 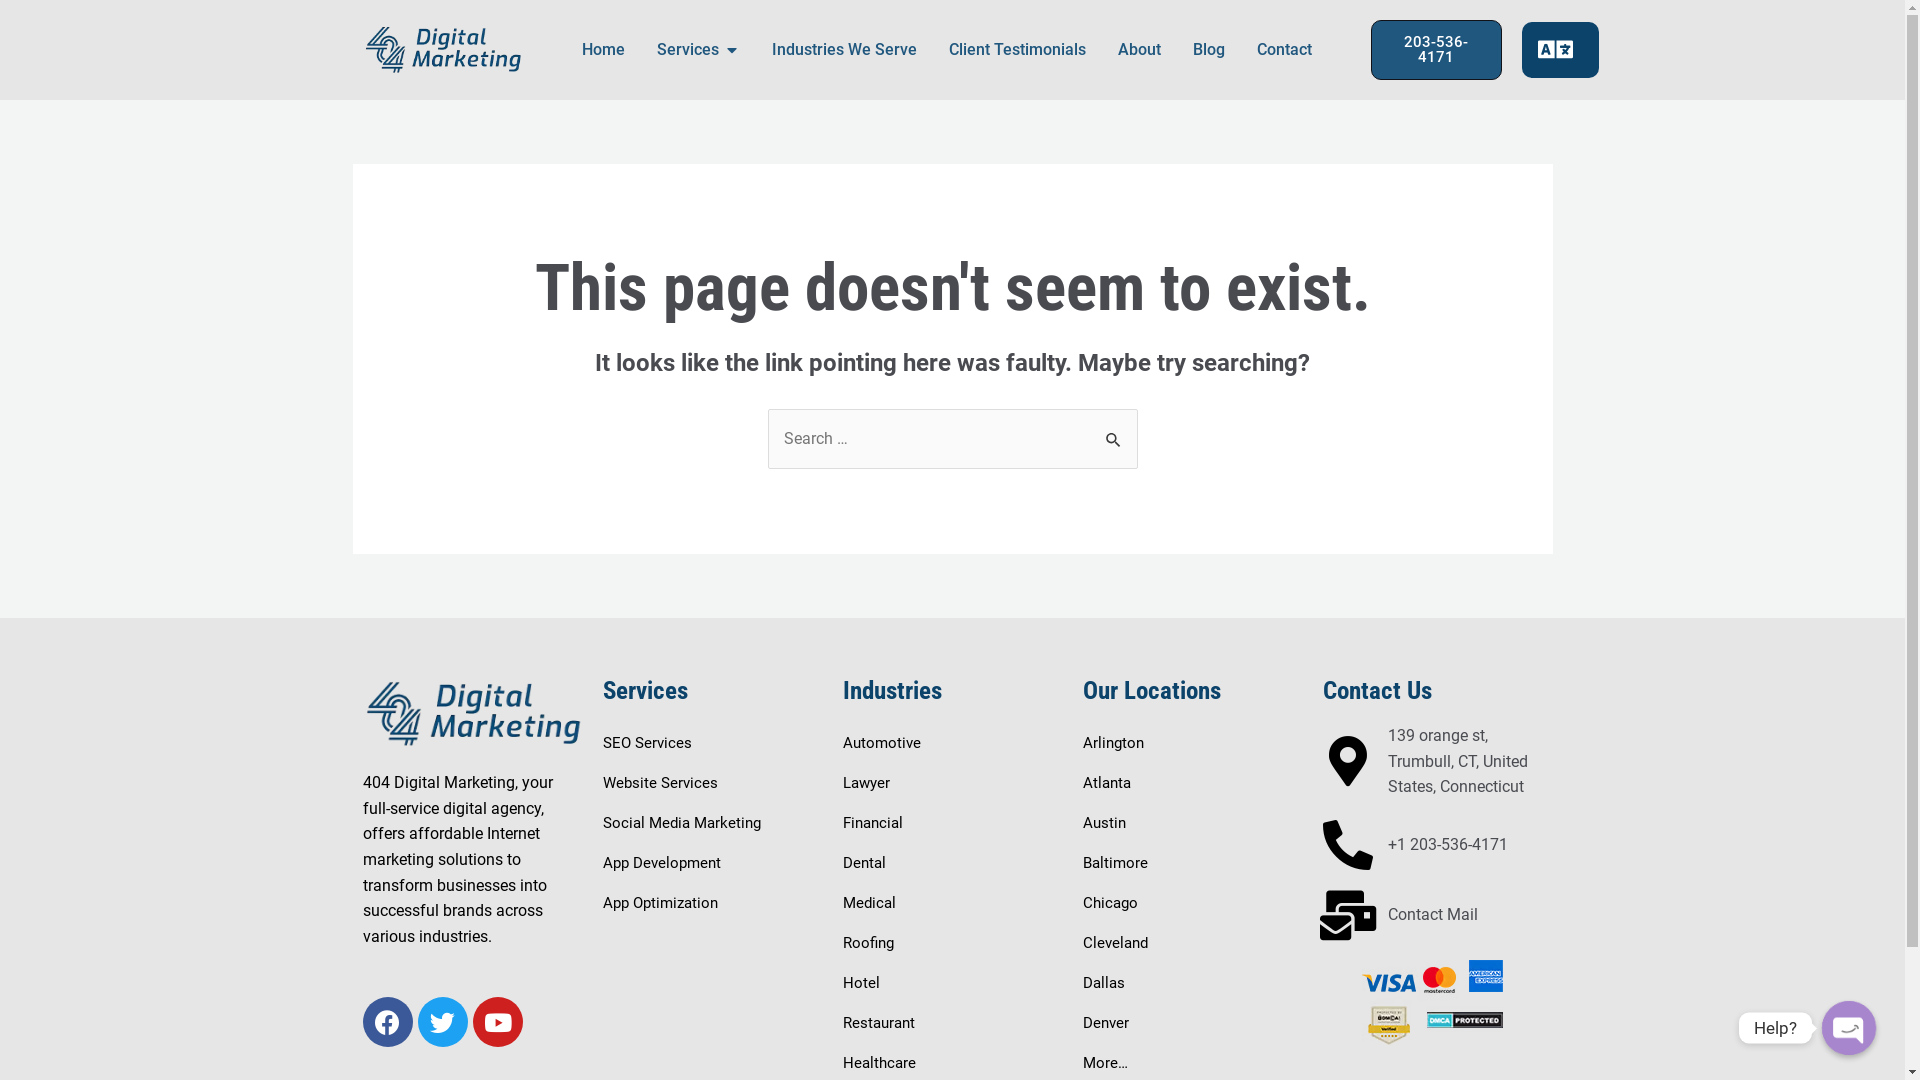 What do you see at coordinates (1139, 49) in the screenshot?
I see `'About'` at bounding box center [1139, 49].